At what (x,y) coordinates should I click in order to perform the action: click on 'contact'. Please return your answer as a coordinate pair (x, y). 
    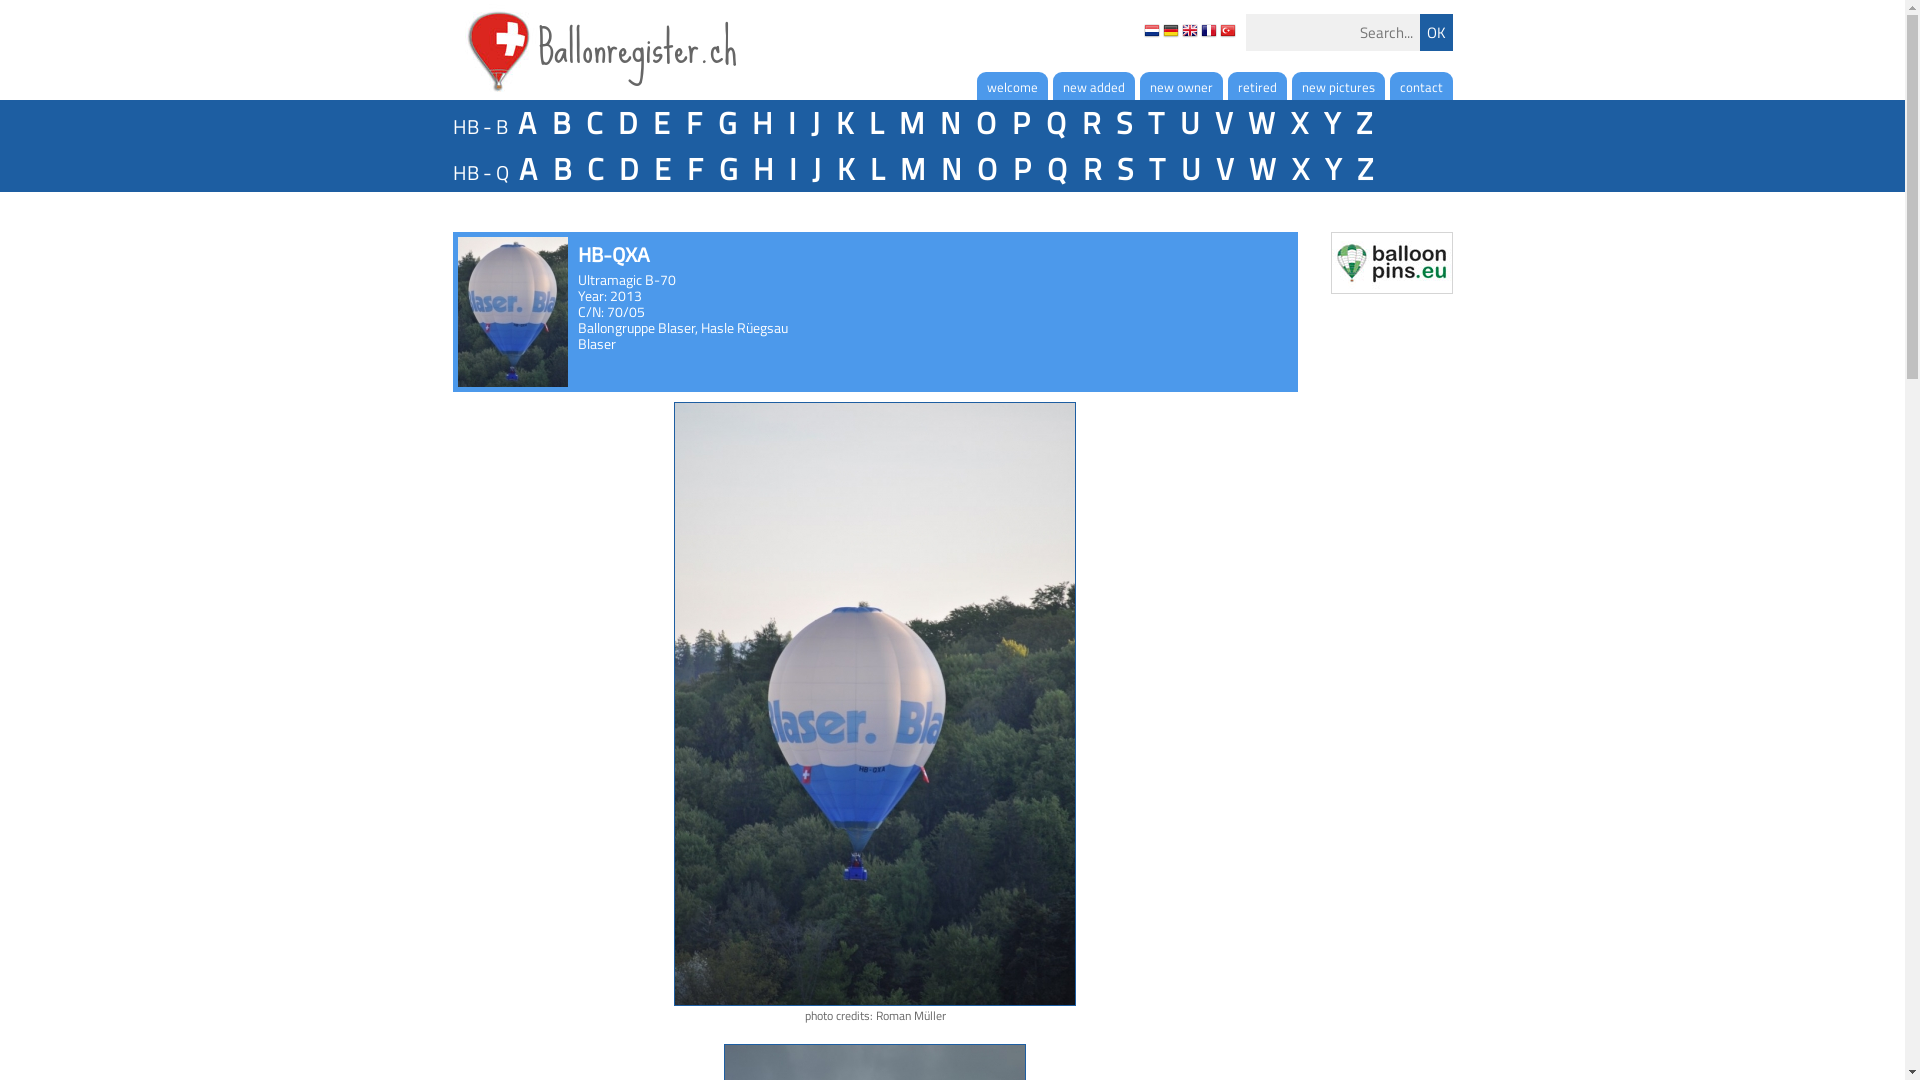
    Looking at the image, I should click on (1420, 84).